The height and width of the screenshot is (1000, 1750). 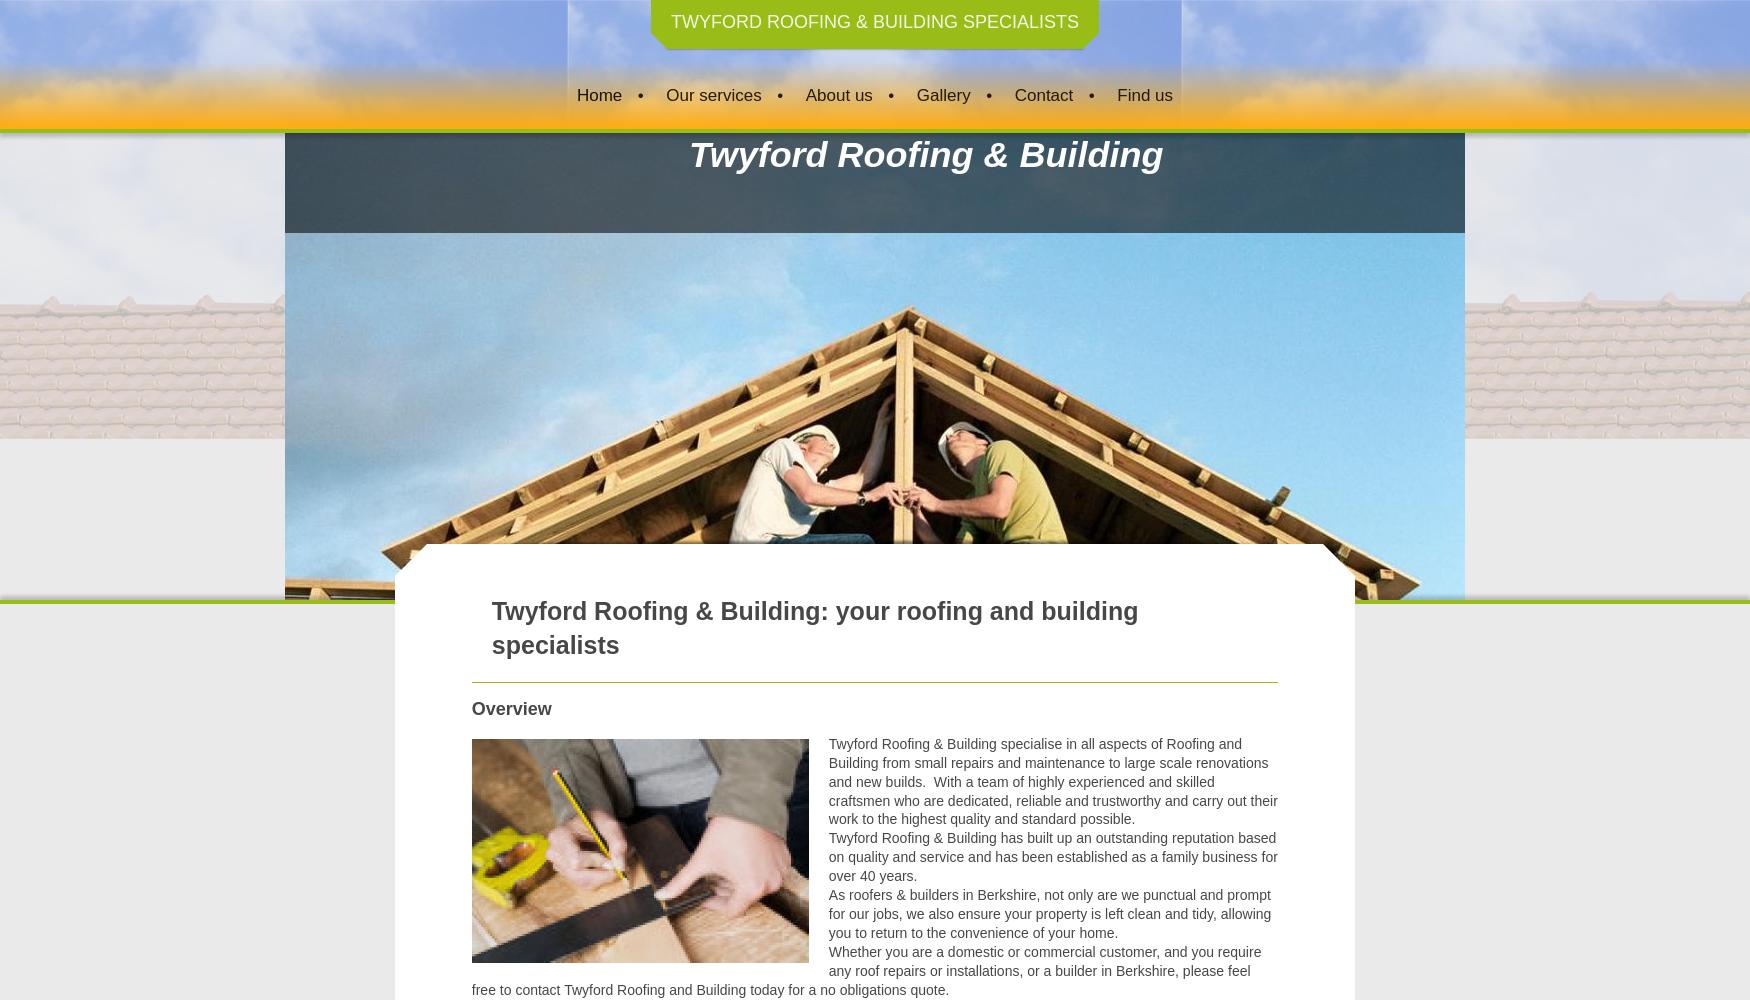 What do you see at coordinates (1012, 93) in the screenshot?
I see `'Contact'` at bounding box center [1012, 93].